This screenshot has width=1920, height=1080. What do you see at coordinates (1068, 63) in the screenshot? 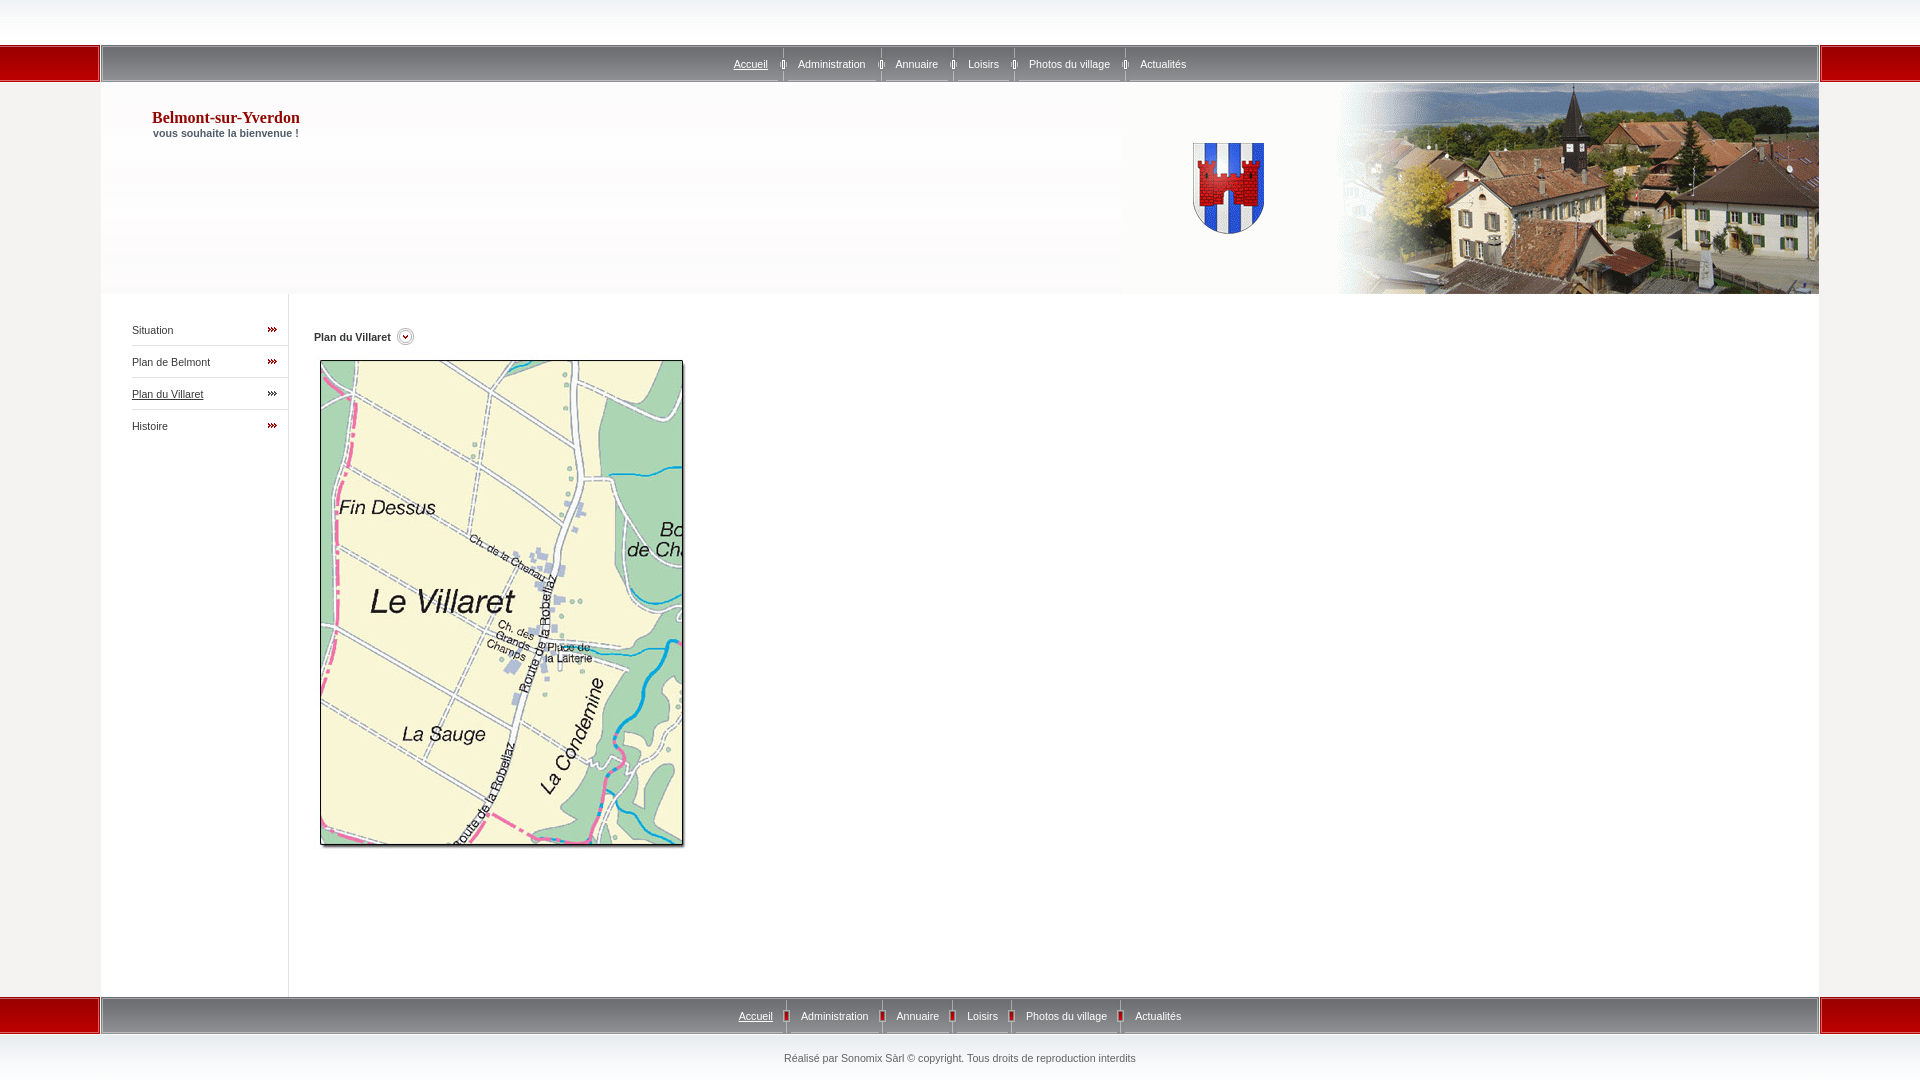
I see `'Photos du village'` at bounding box center [1068, 63].